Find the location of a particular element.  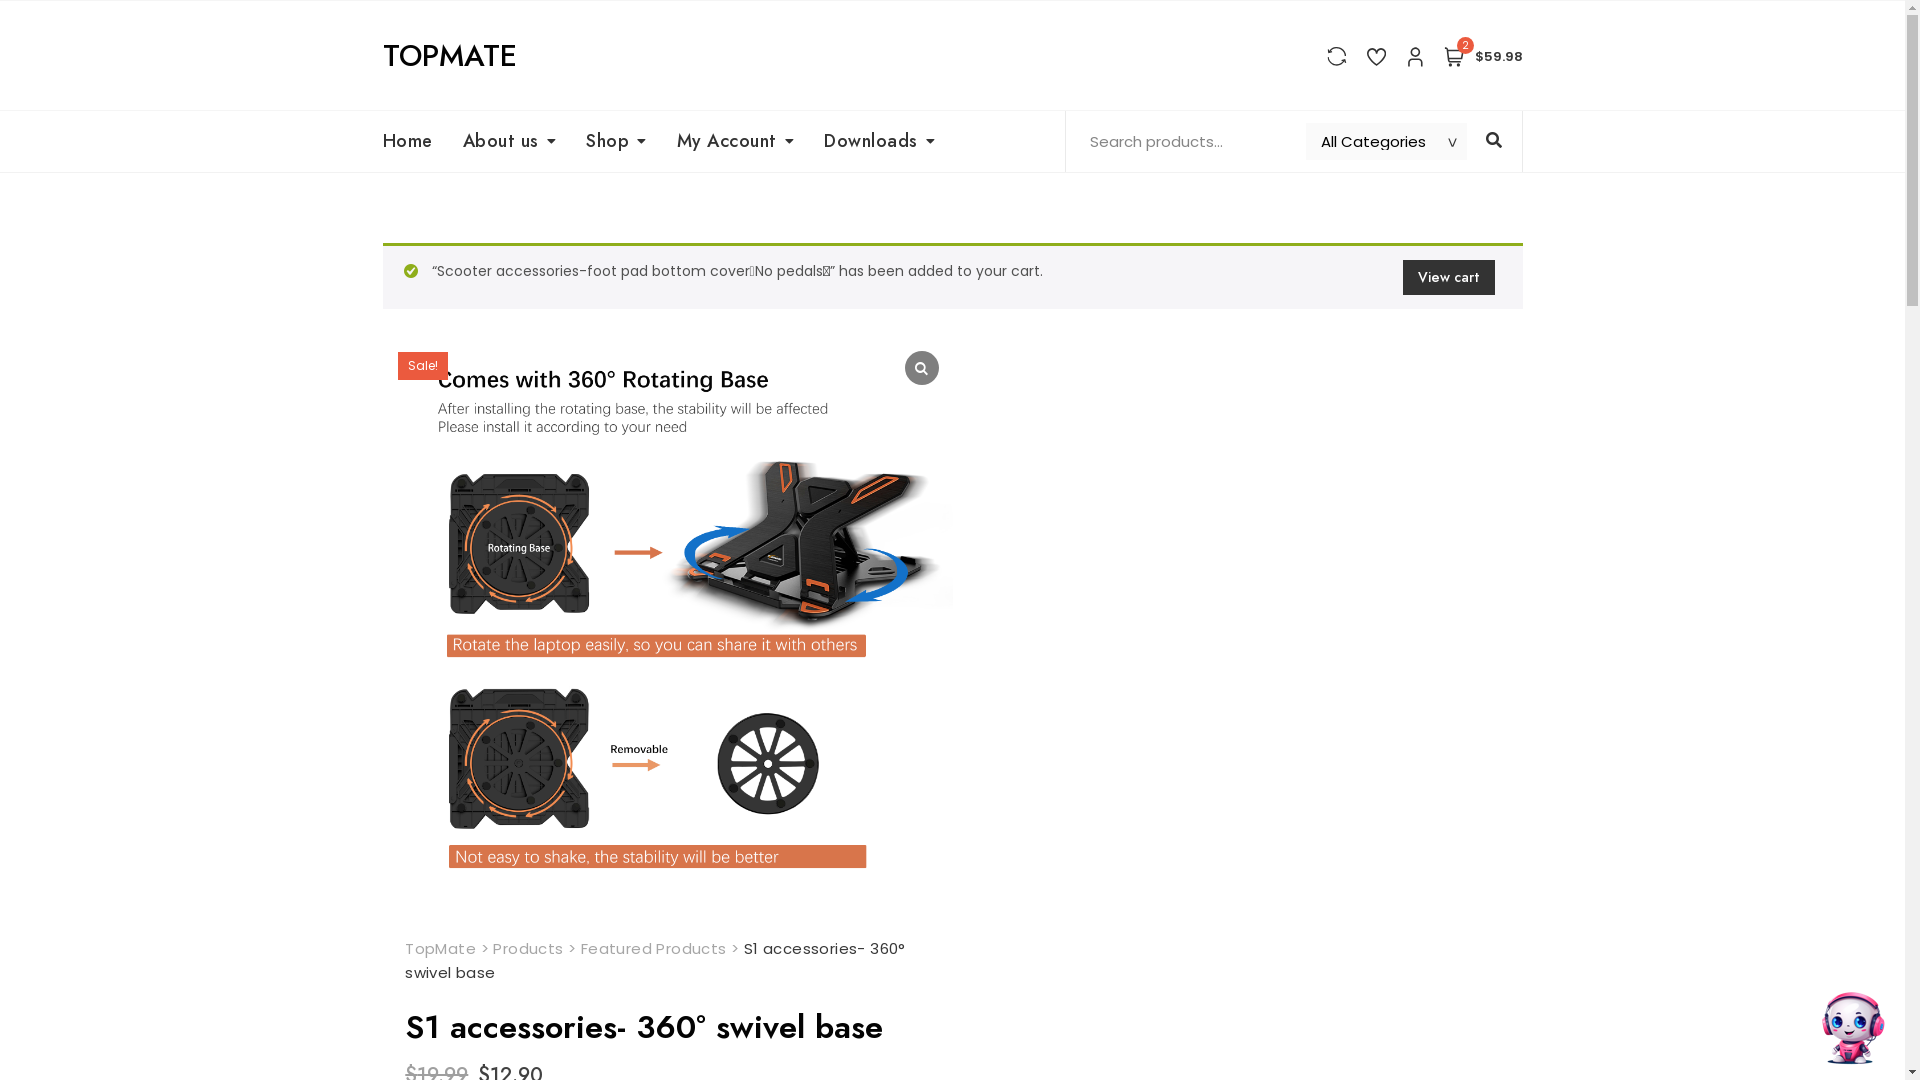

'Home' is located at coordinates (413, 140).